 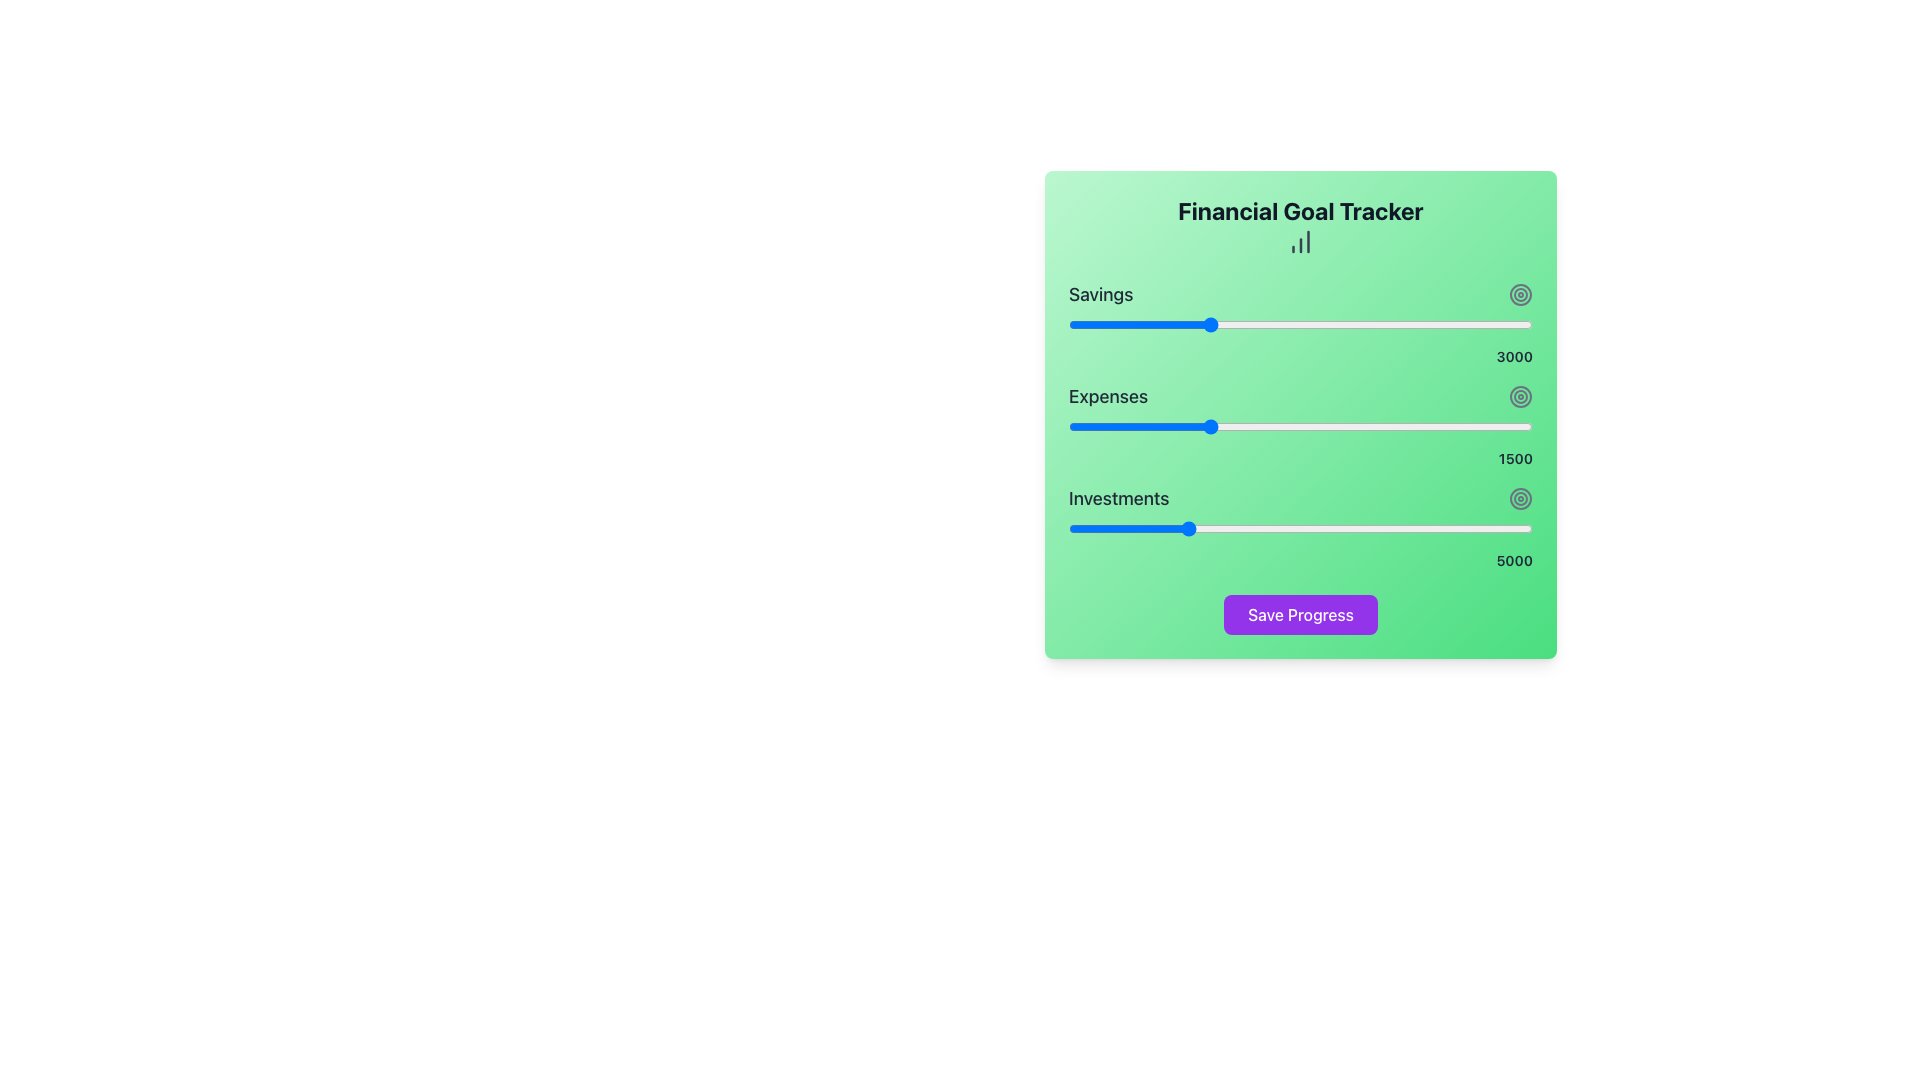 I want to click on the Header titled 'Financial Goal Tracker' which features a bar graph icon, located at the top of the green gradient background widget, so click(x=1300, y=225).